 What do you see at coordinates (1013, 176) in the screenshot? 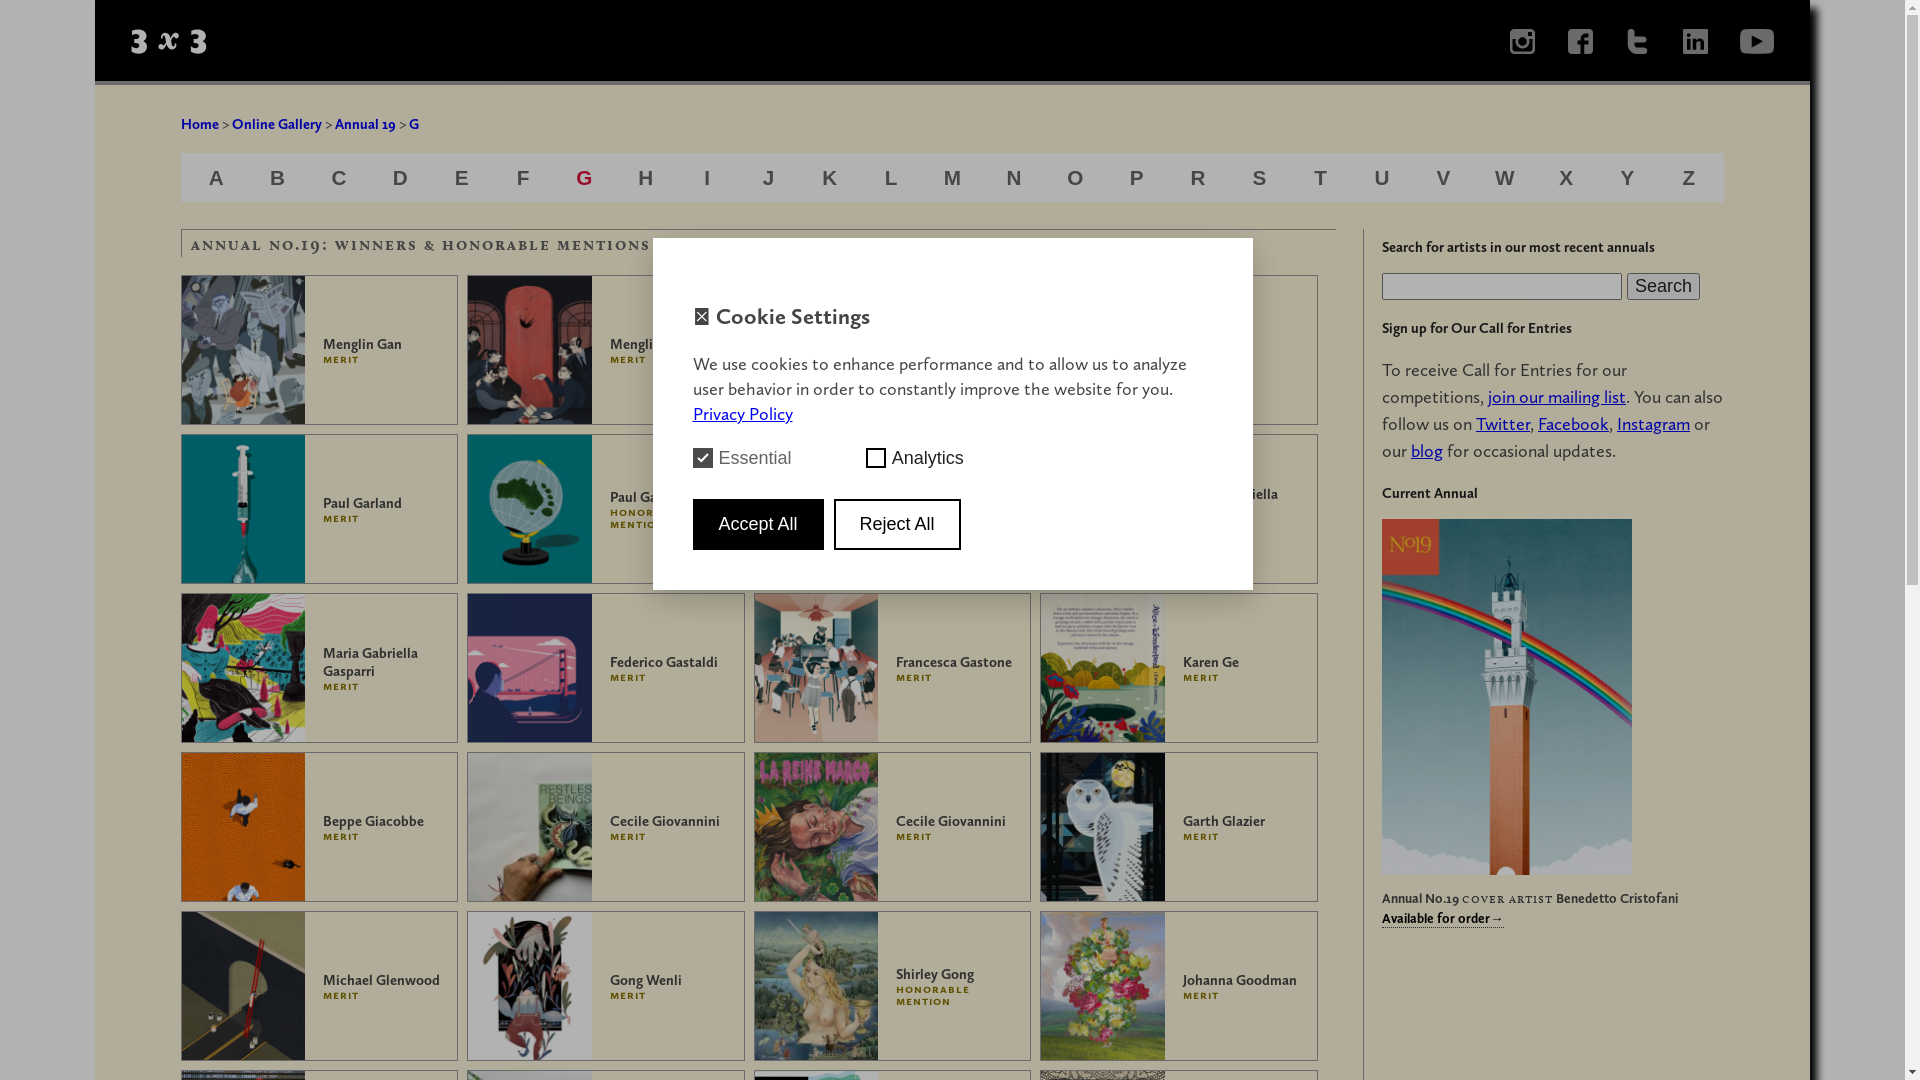
I see `'N'` at bounding box center [1013, 176].